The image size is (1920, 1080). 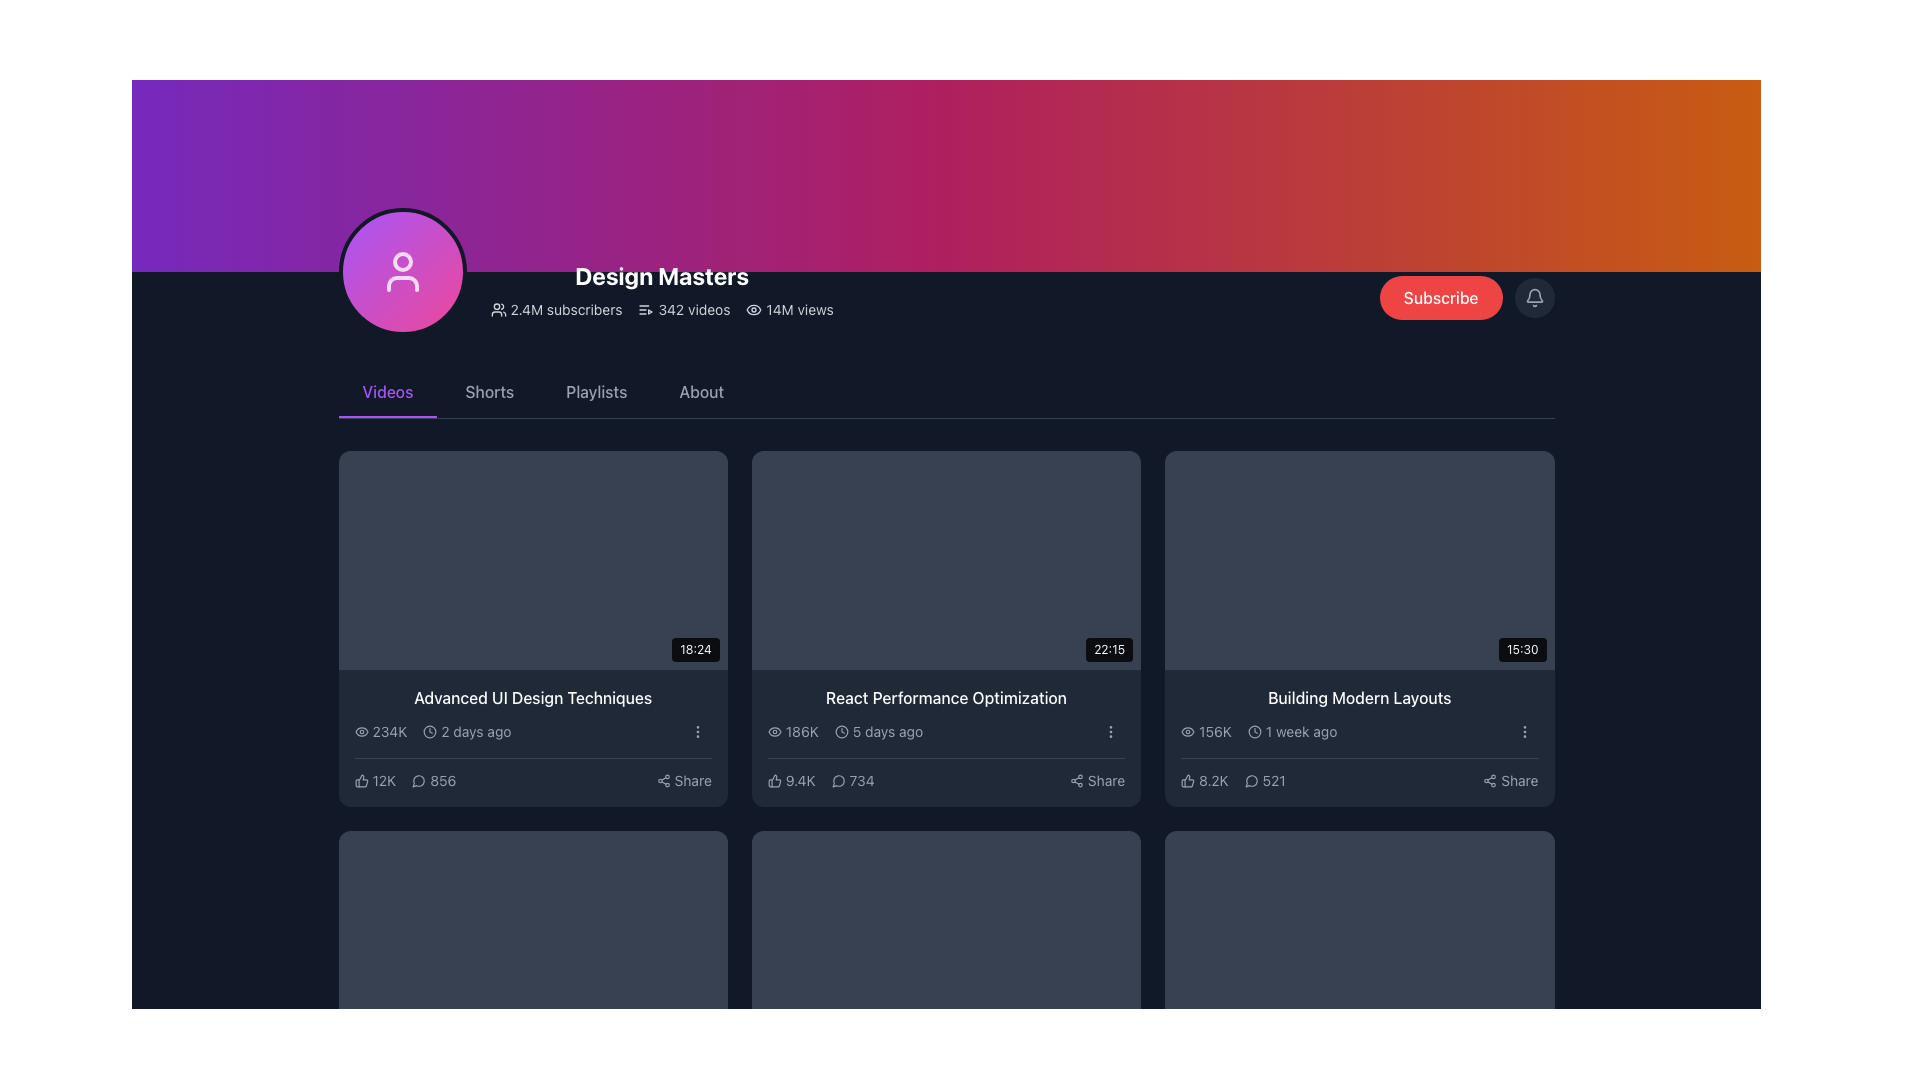 What do you see at coordinates (429, 732) in the screenshot?
I see `the time icon located to the left of the text '2 days ago' in the lower part of the card for the video titled 'Advanced UI Design Techniques'` at bounding box center [429, 732].